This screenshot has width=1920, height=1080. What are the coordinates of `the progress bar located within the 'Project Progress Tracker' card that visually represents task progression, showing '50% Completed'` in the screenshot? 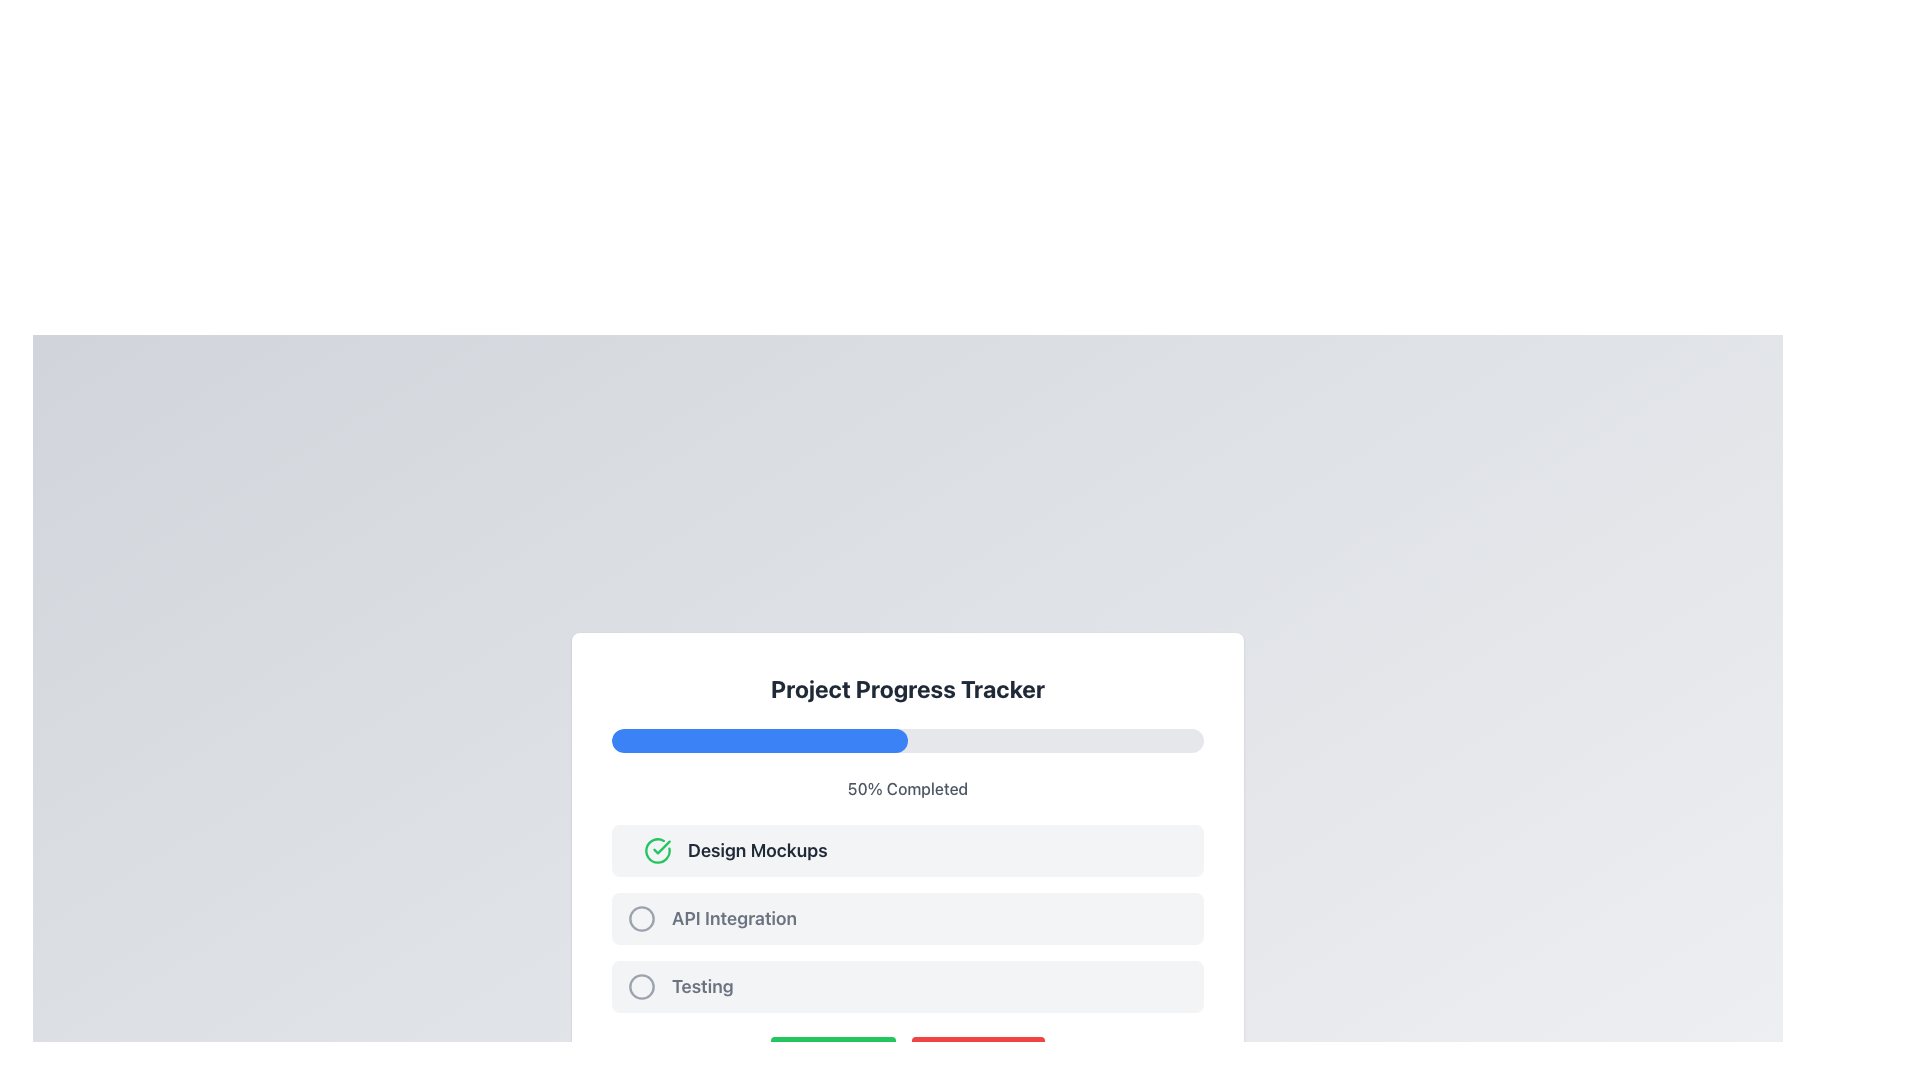 It's located at (906, 740).